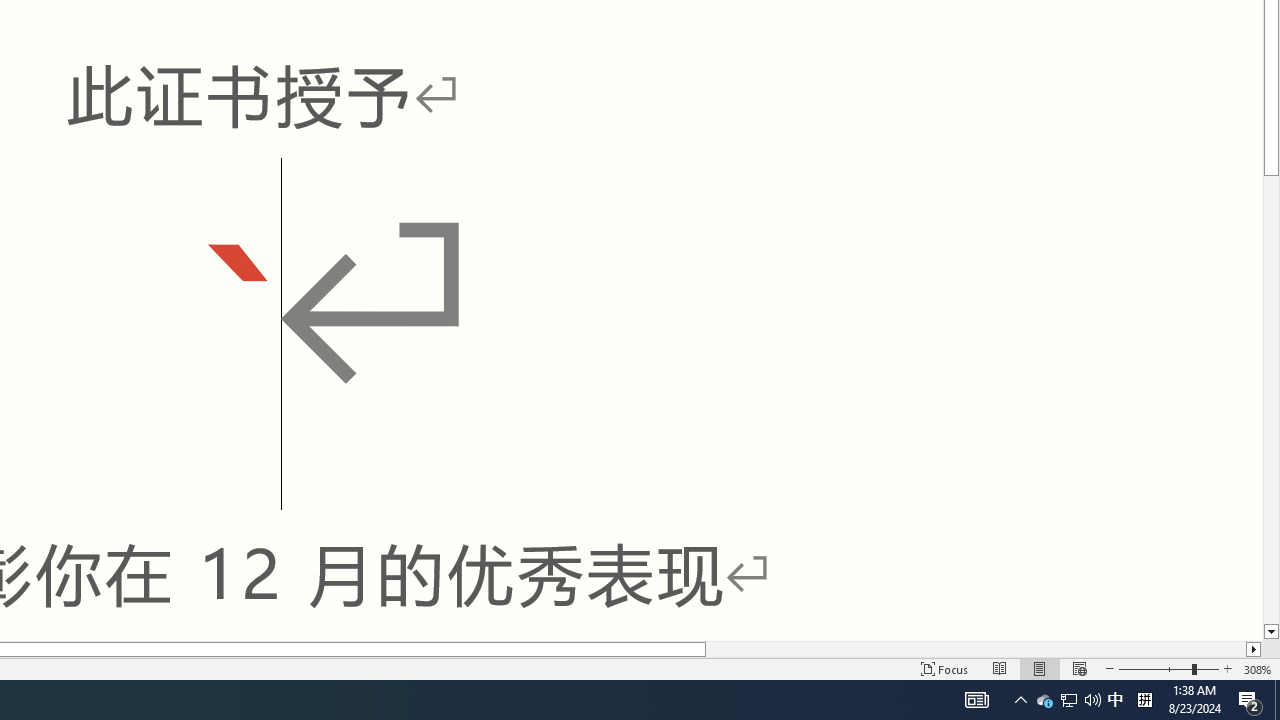  What do you see at coordinates (1257, 669) in the screenshot?
I see `'Zoom 308%'` at bounding box center [1257, 669].